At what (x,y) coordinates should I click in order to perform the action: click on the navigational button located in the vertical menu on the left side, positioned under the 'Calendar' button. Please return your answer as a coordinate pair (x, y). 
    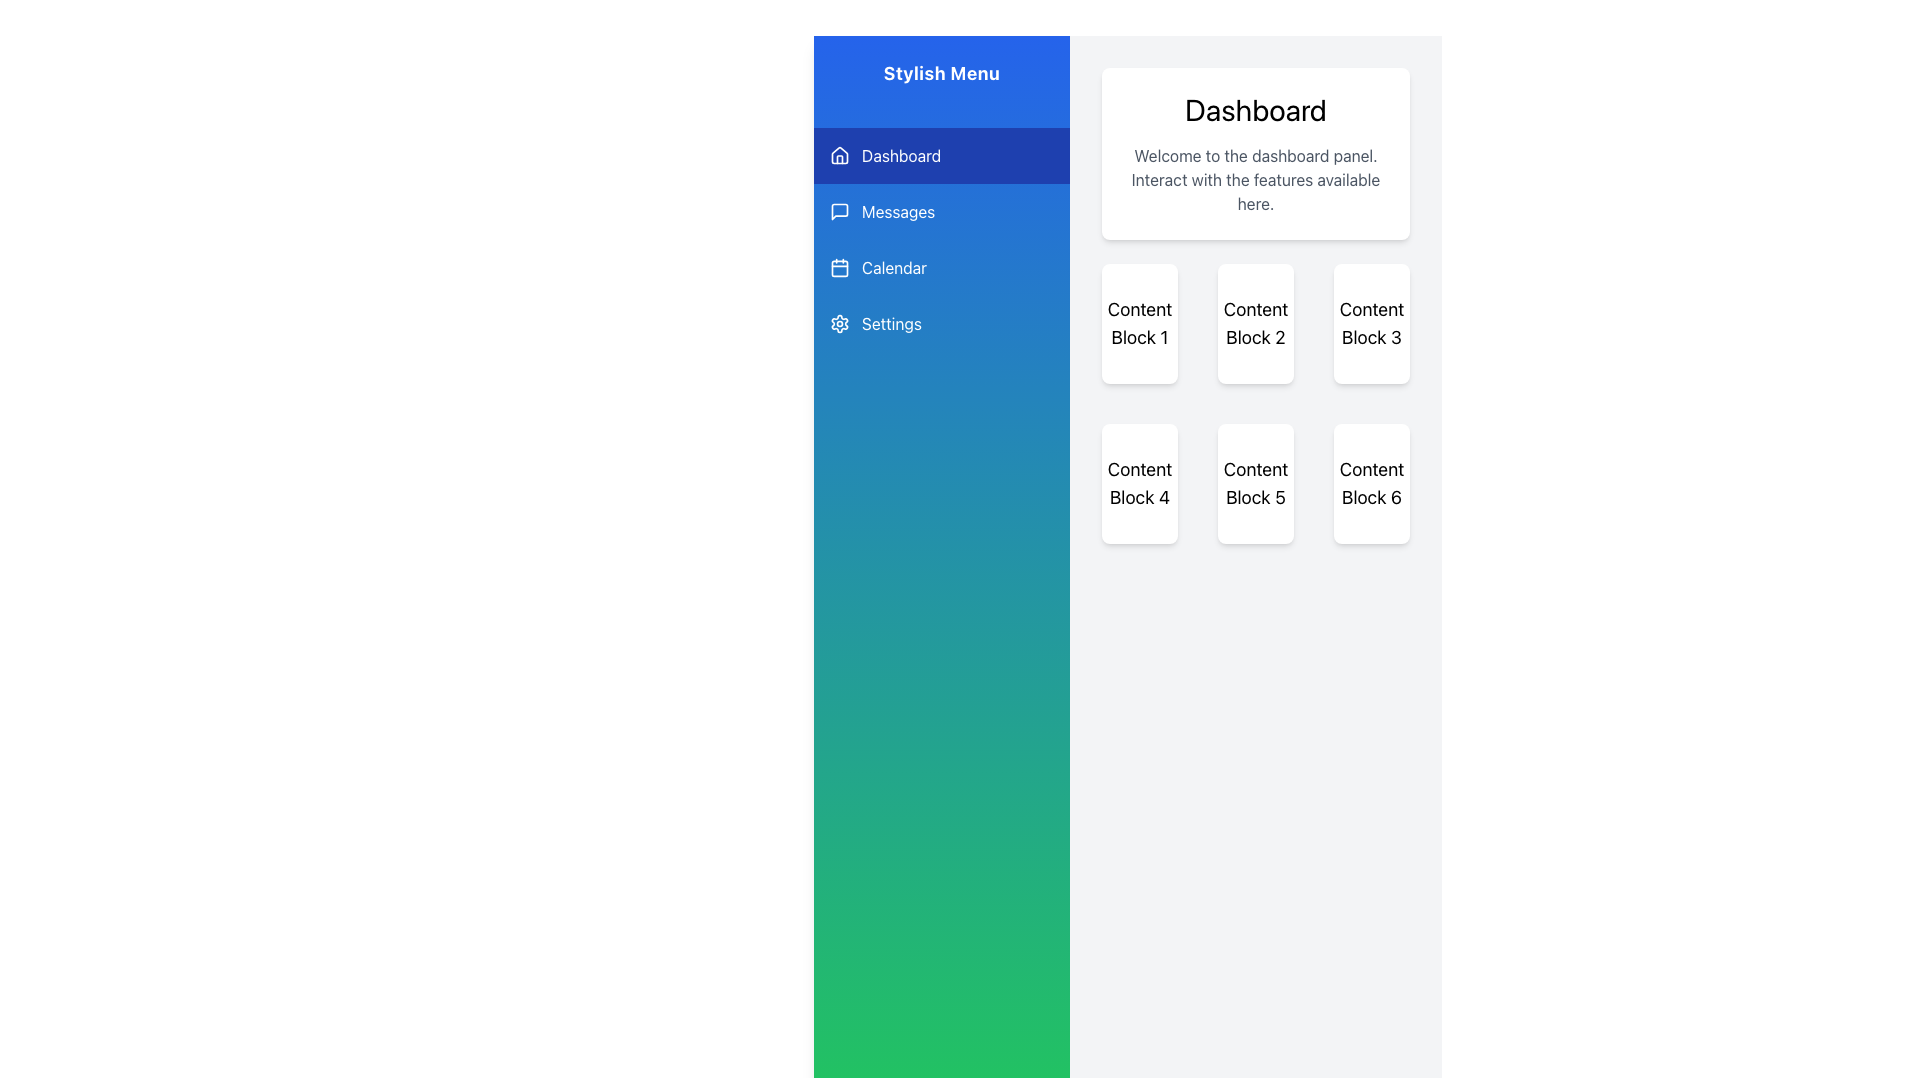
    Looking at the image, I should click on (940, 323).